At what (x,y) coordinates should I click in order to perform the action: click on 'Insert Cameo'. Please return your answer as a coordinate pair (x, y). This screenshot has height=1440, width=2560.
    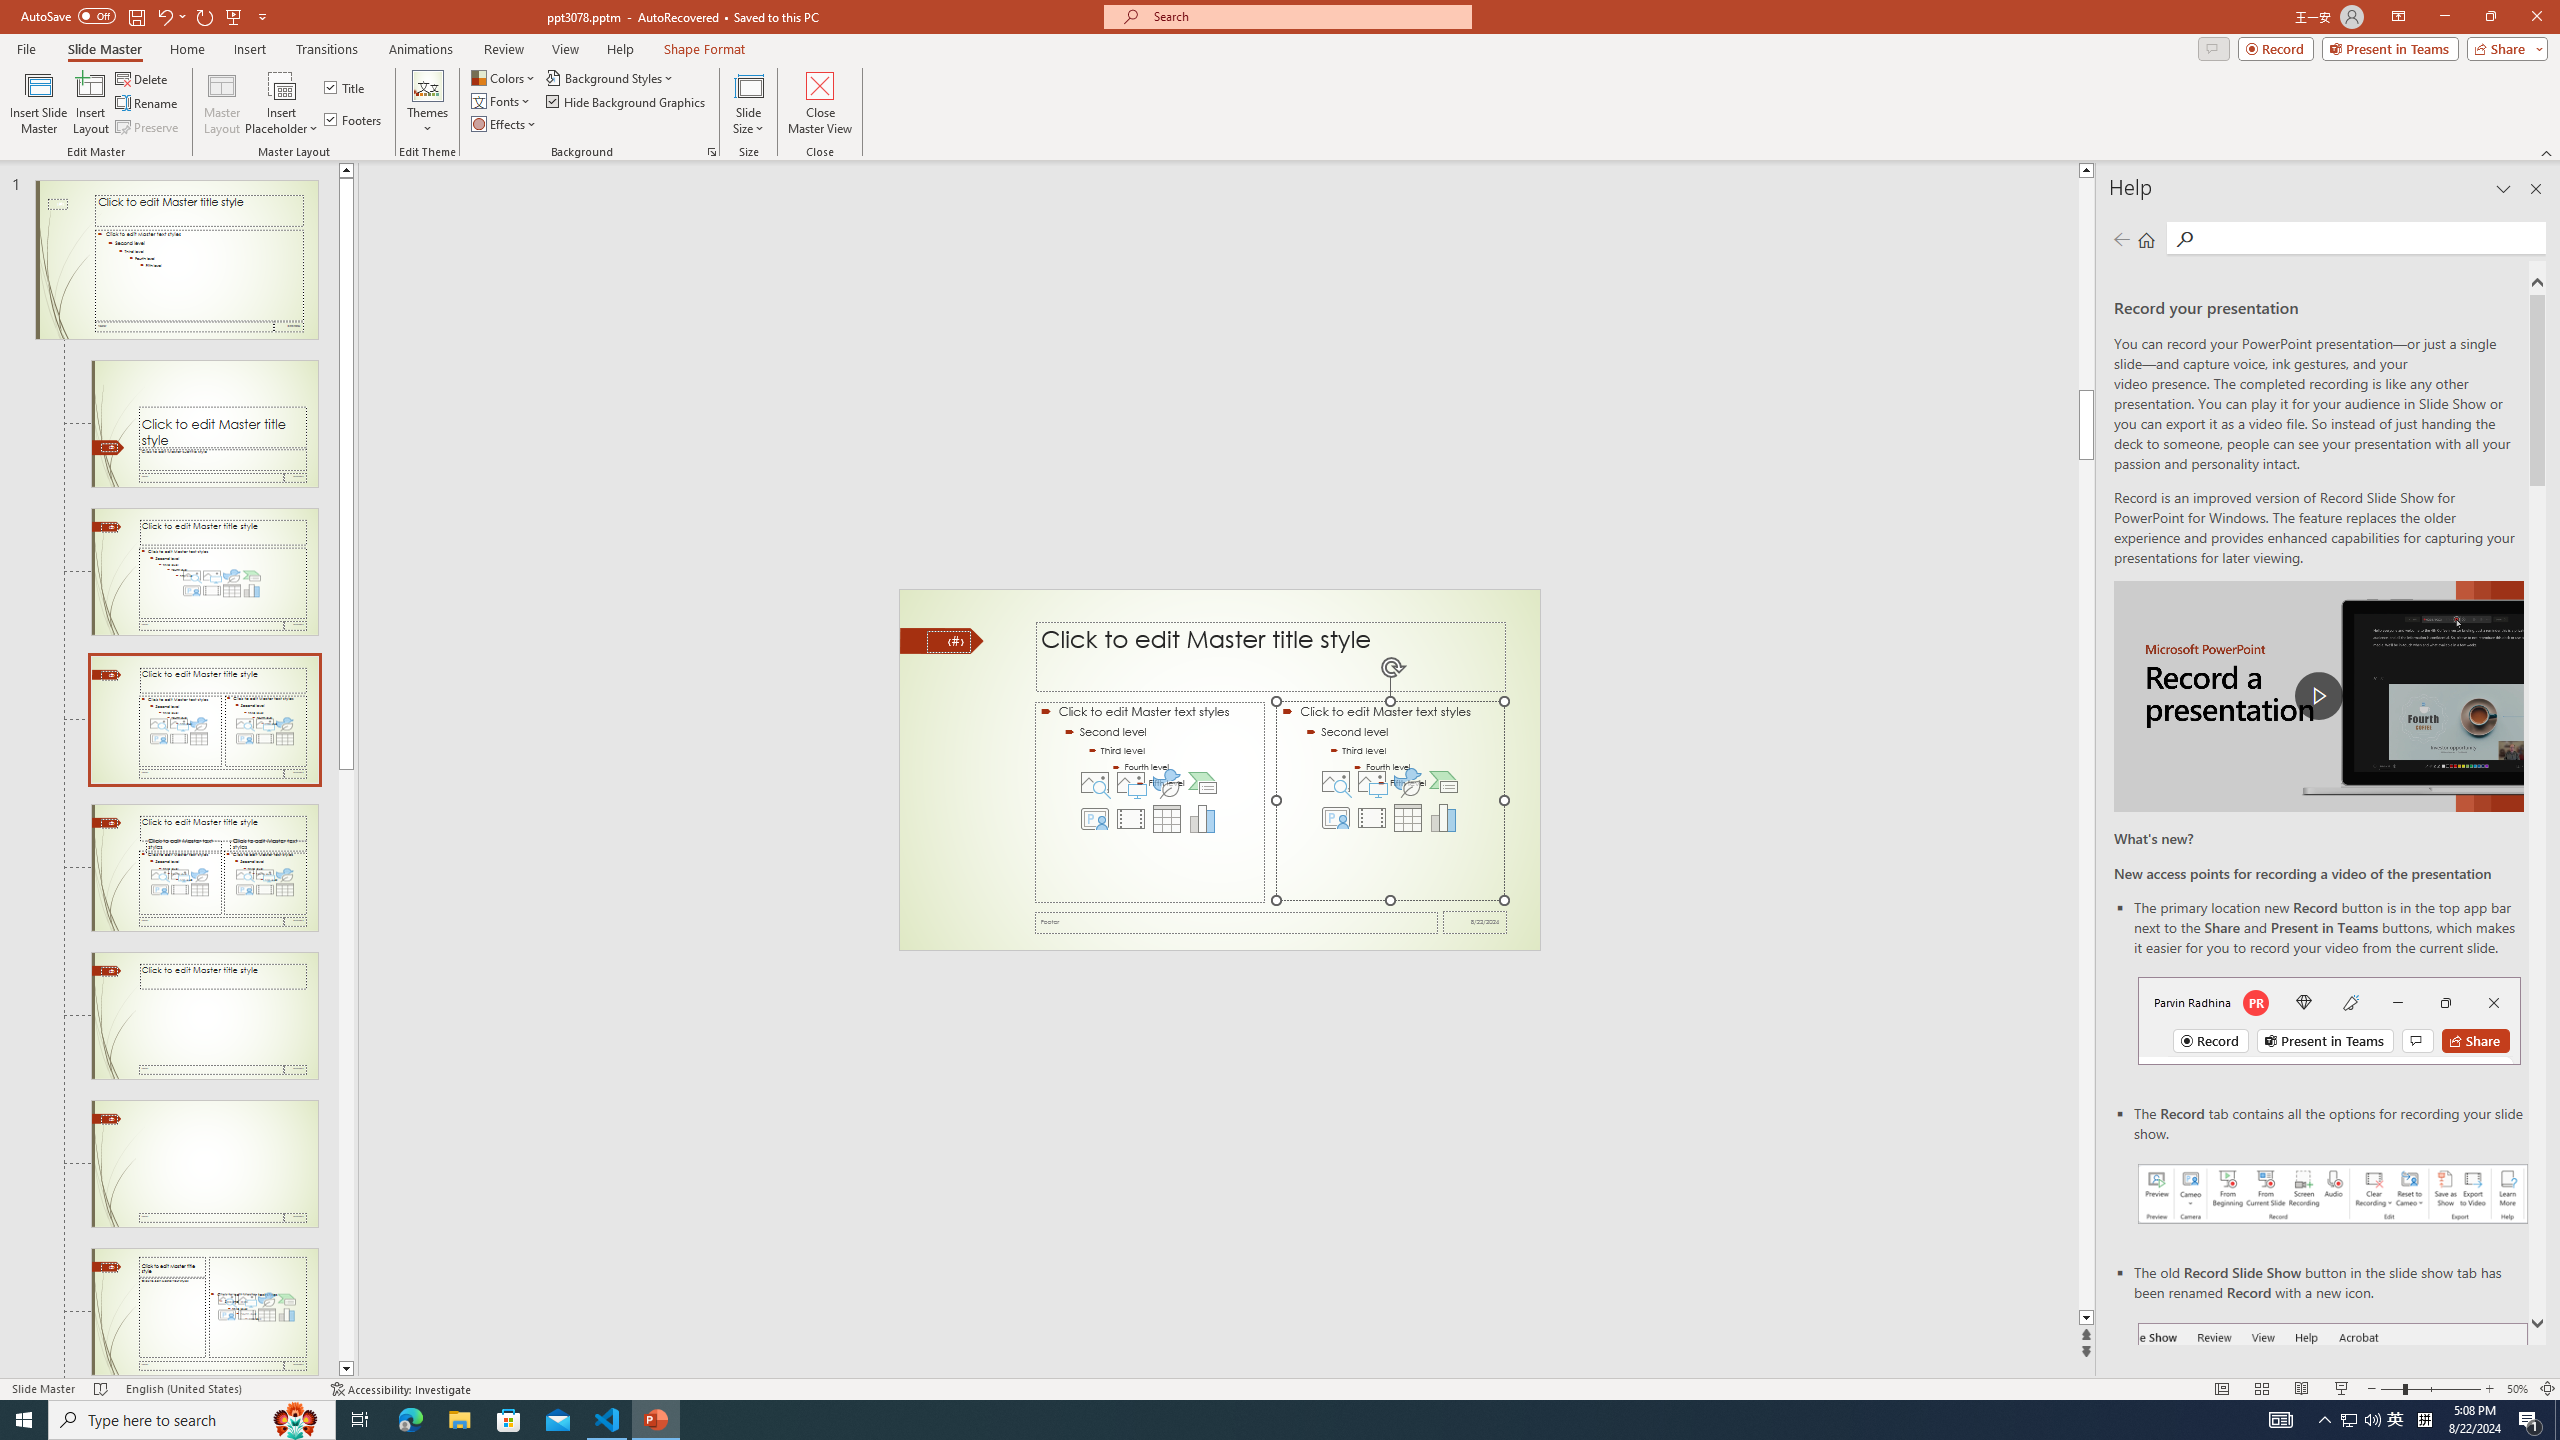
    Looking at the image, I should click on (1336, 816).